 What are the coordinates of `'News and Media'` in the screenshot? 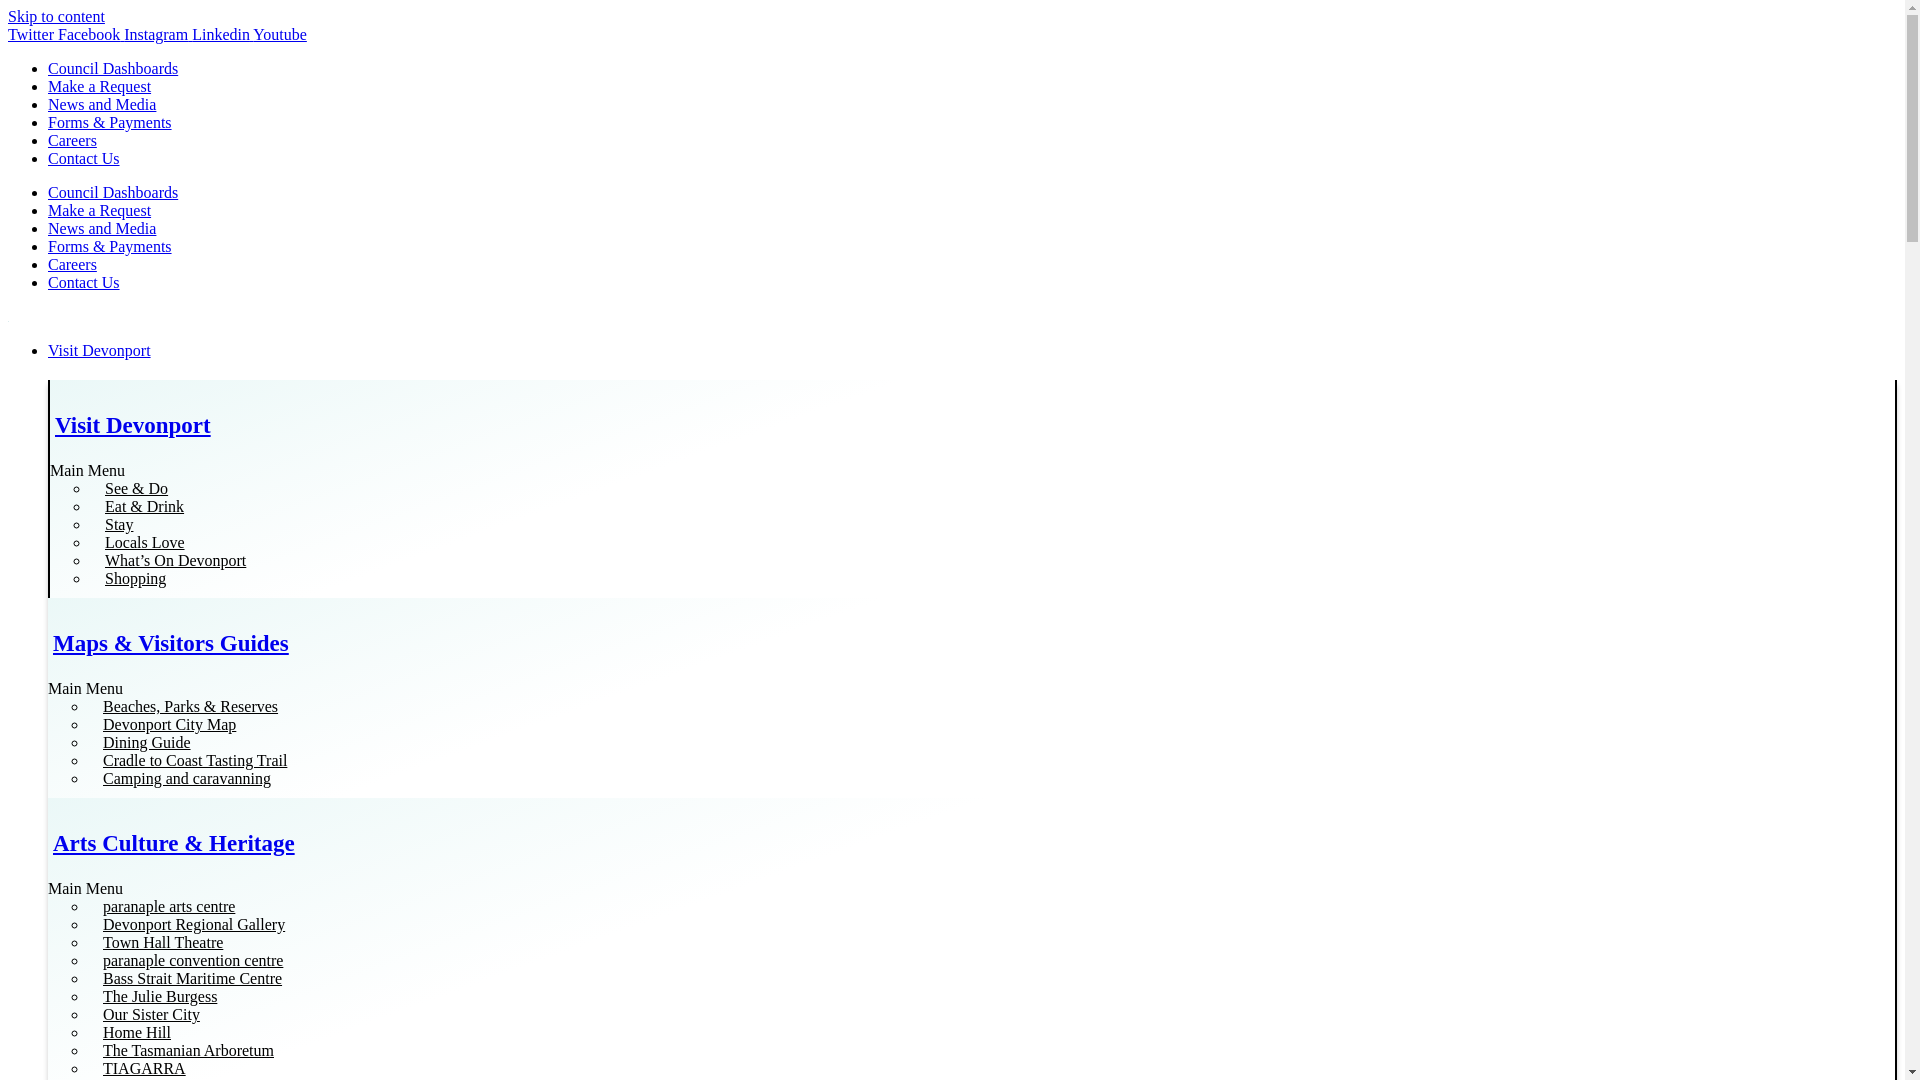 It's located at (100, 104).